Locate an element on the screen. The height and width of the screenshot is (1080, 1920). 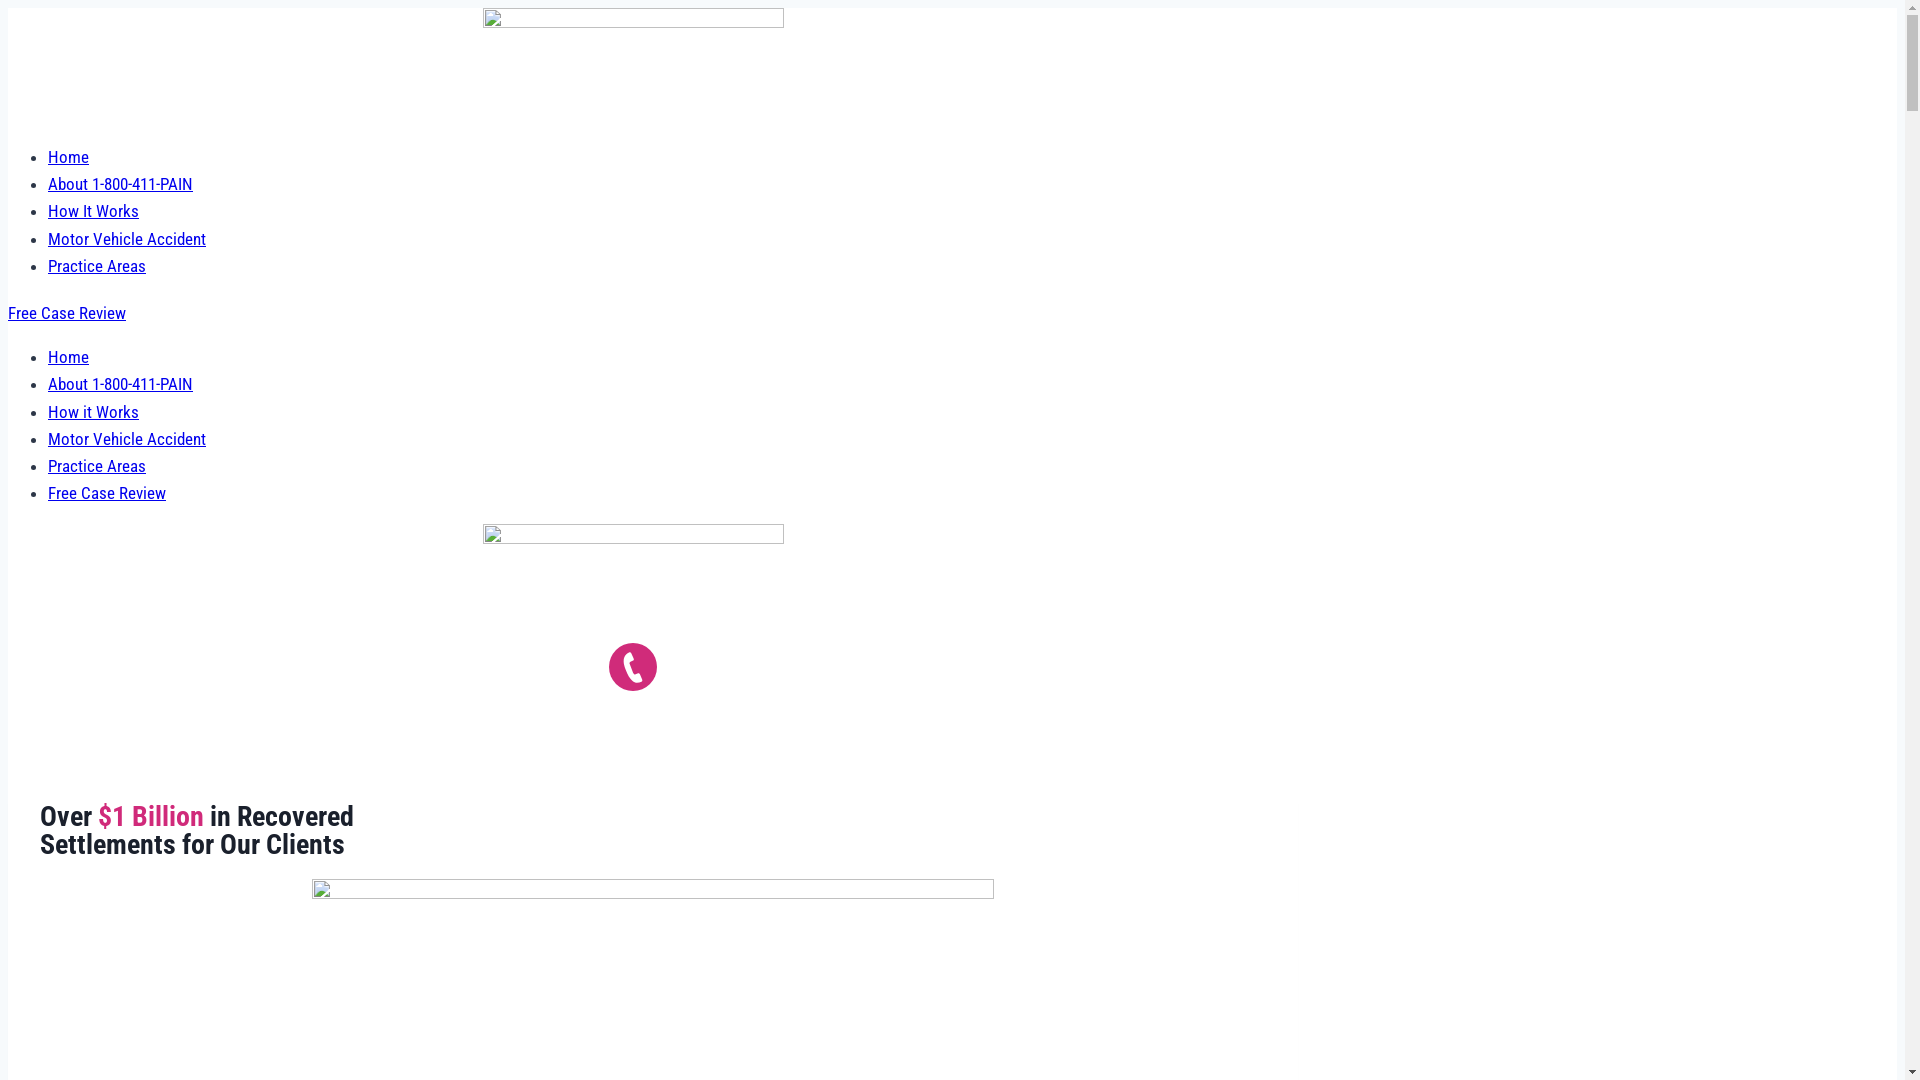
'Skip to content' is located at coordinates (6, 7).